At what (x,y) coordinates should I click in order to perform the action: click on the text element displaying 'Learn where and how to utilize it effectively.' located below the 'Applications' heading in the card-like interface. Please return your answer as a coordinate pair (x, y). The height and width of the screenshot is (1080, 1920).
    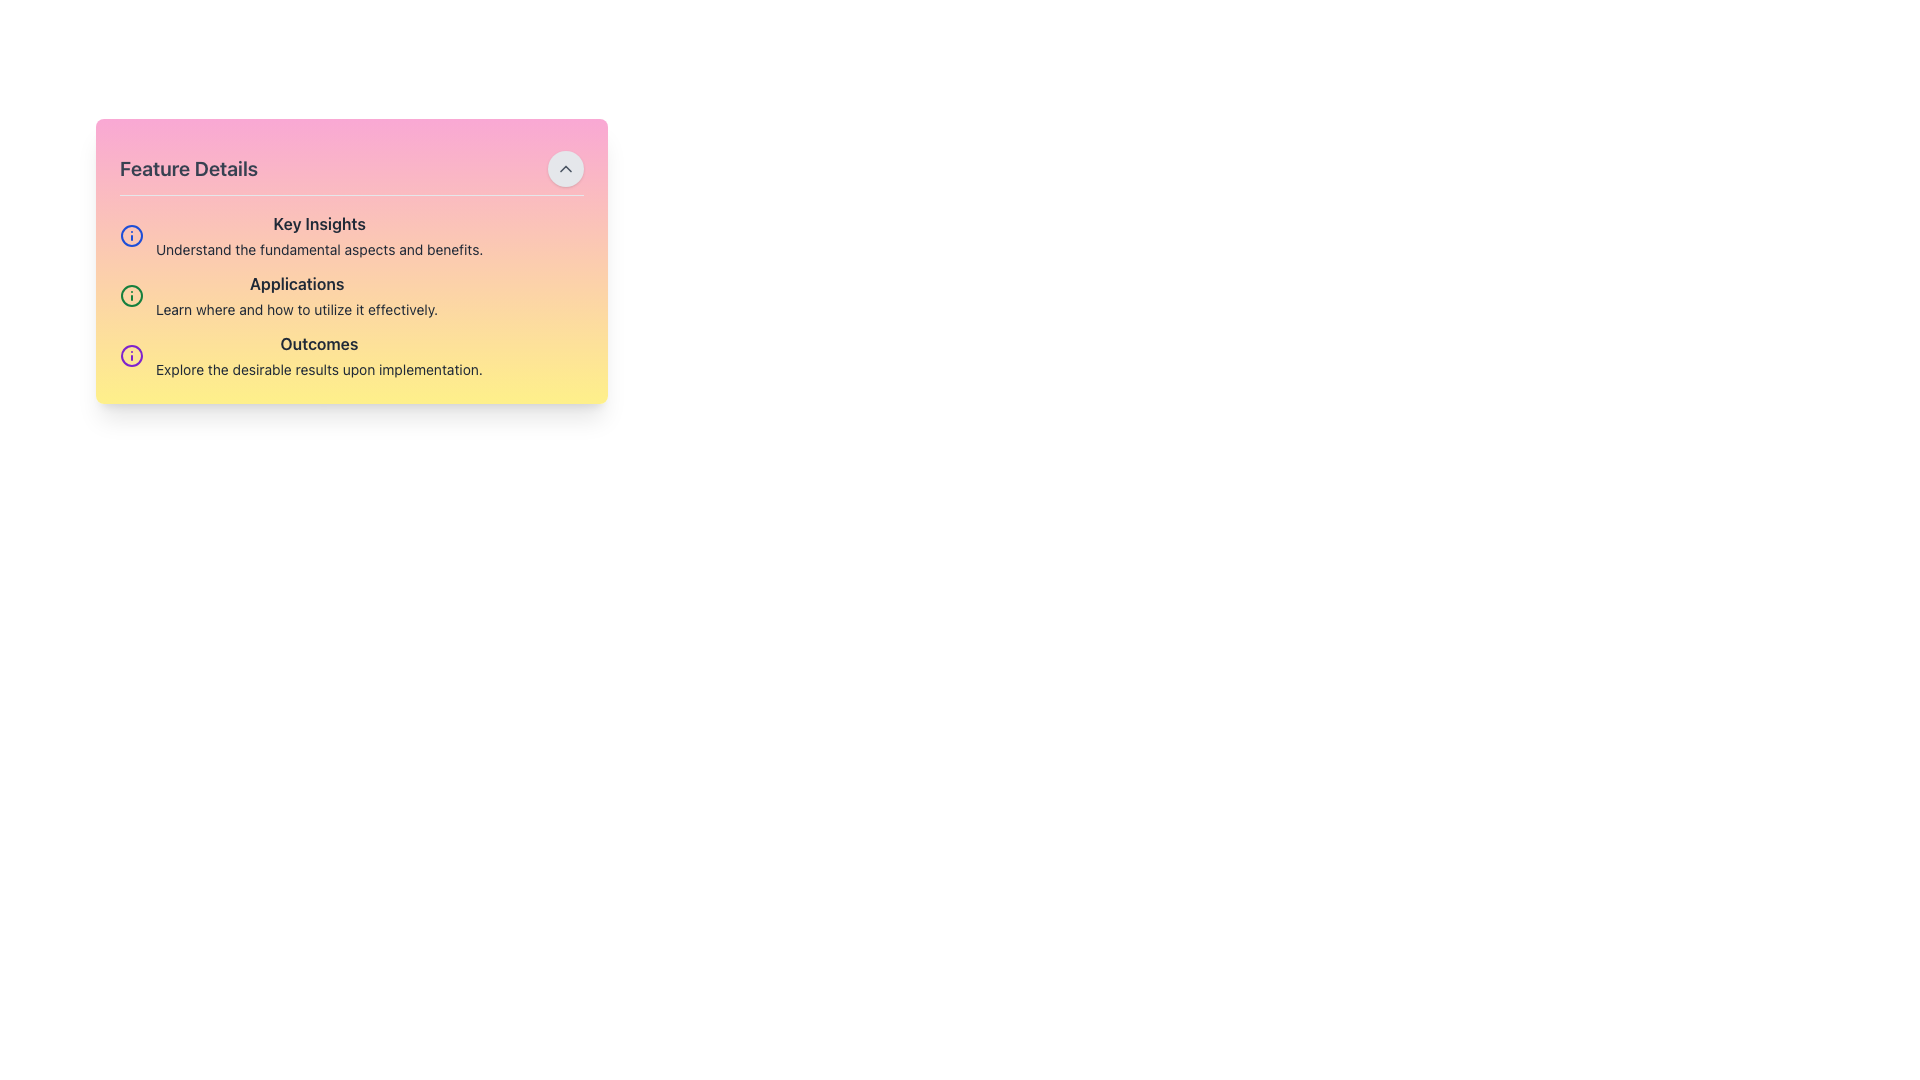
    Looking at the image, I should click on (296, 309).